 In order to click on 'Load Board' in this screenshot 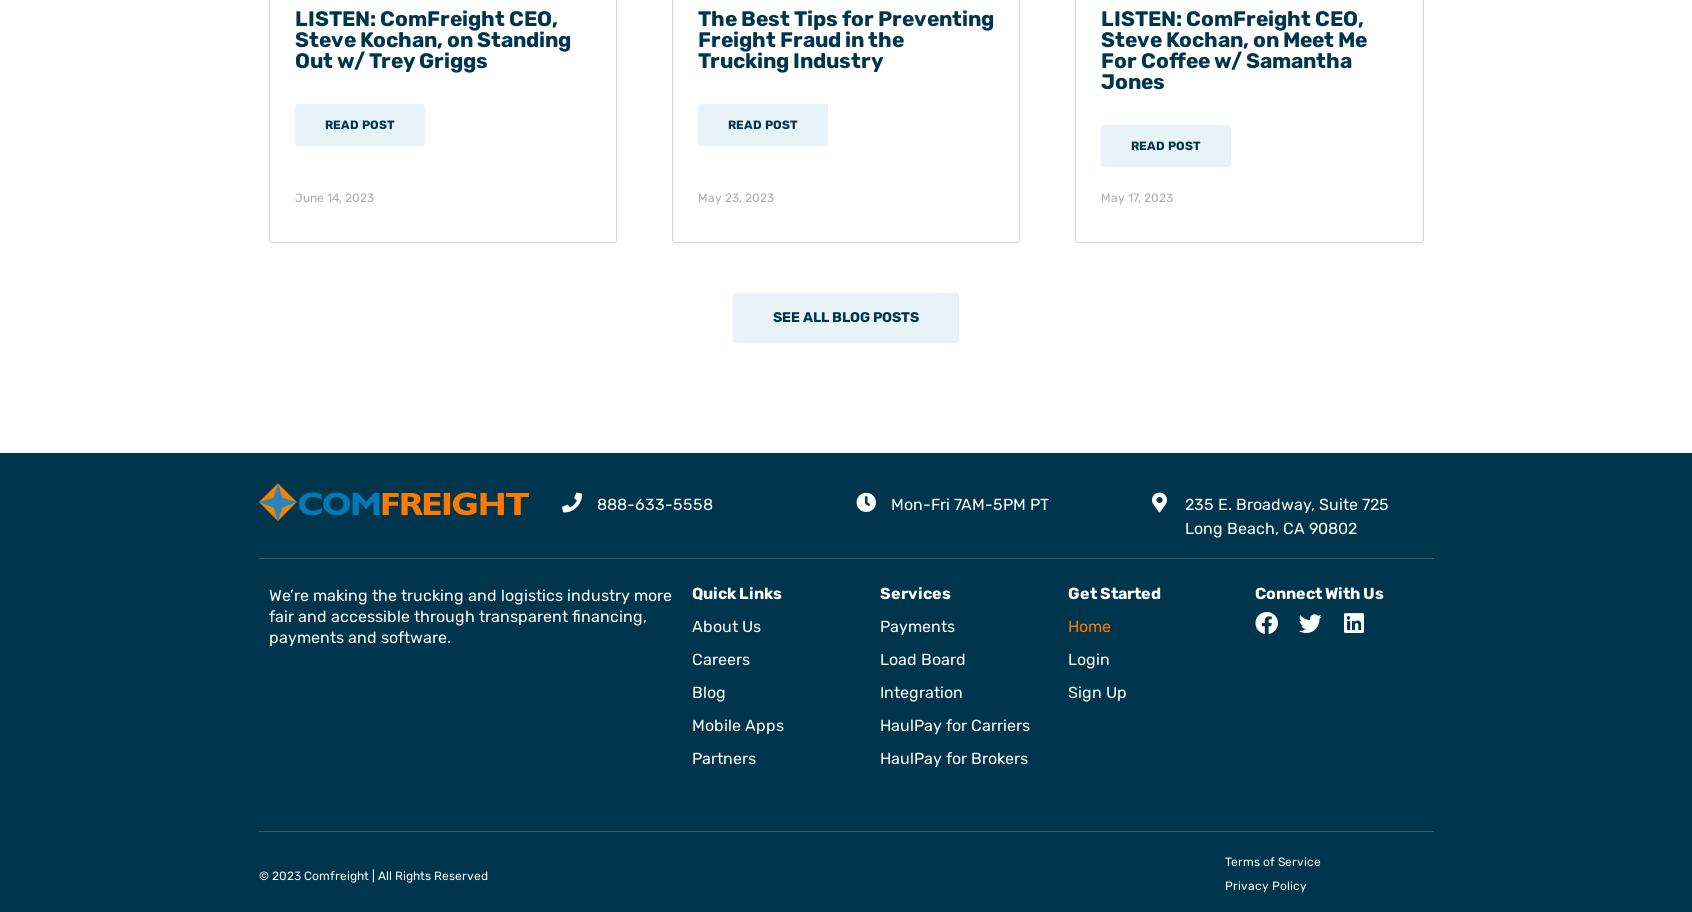, I will do `click(921, 657)`.